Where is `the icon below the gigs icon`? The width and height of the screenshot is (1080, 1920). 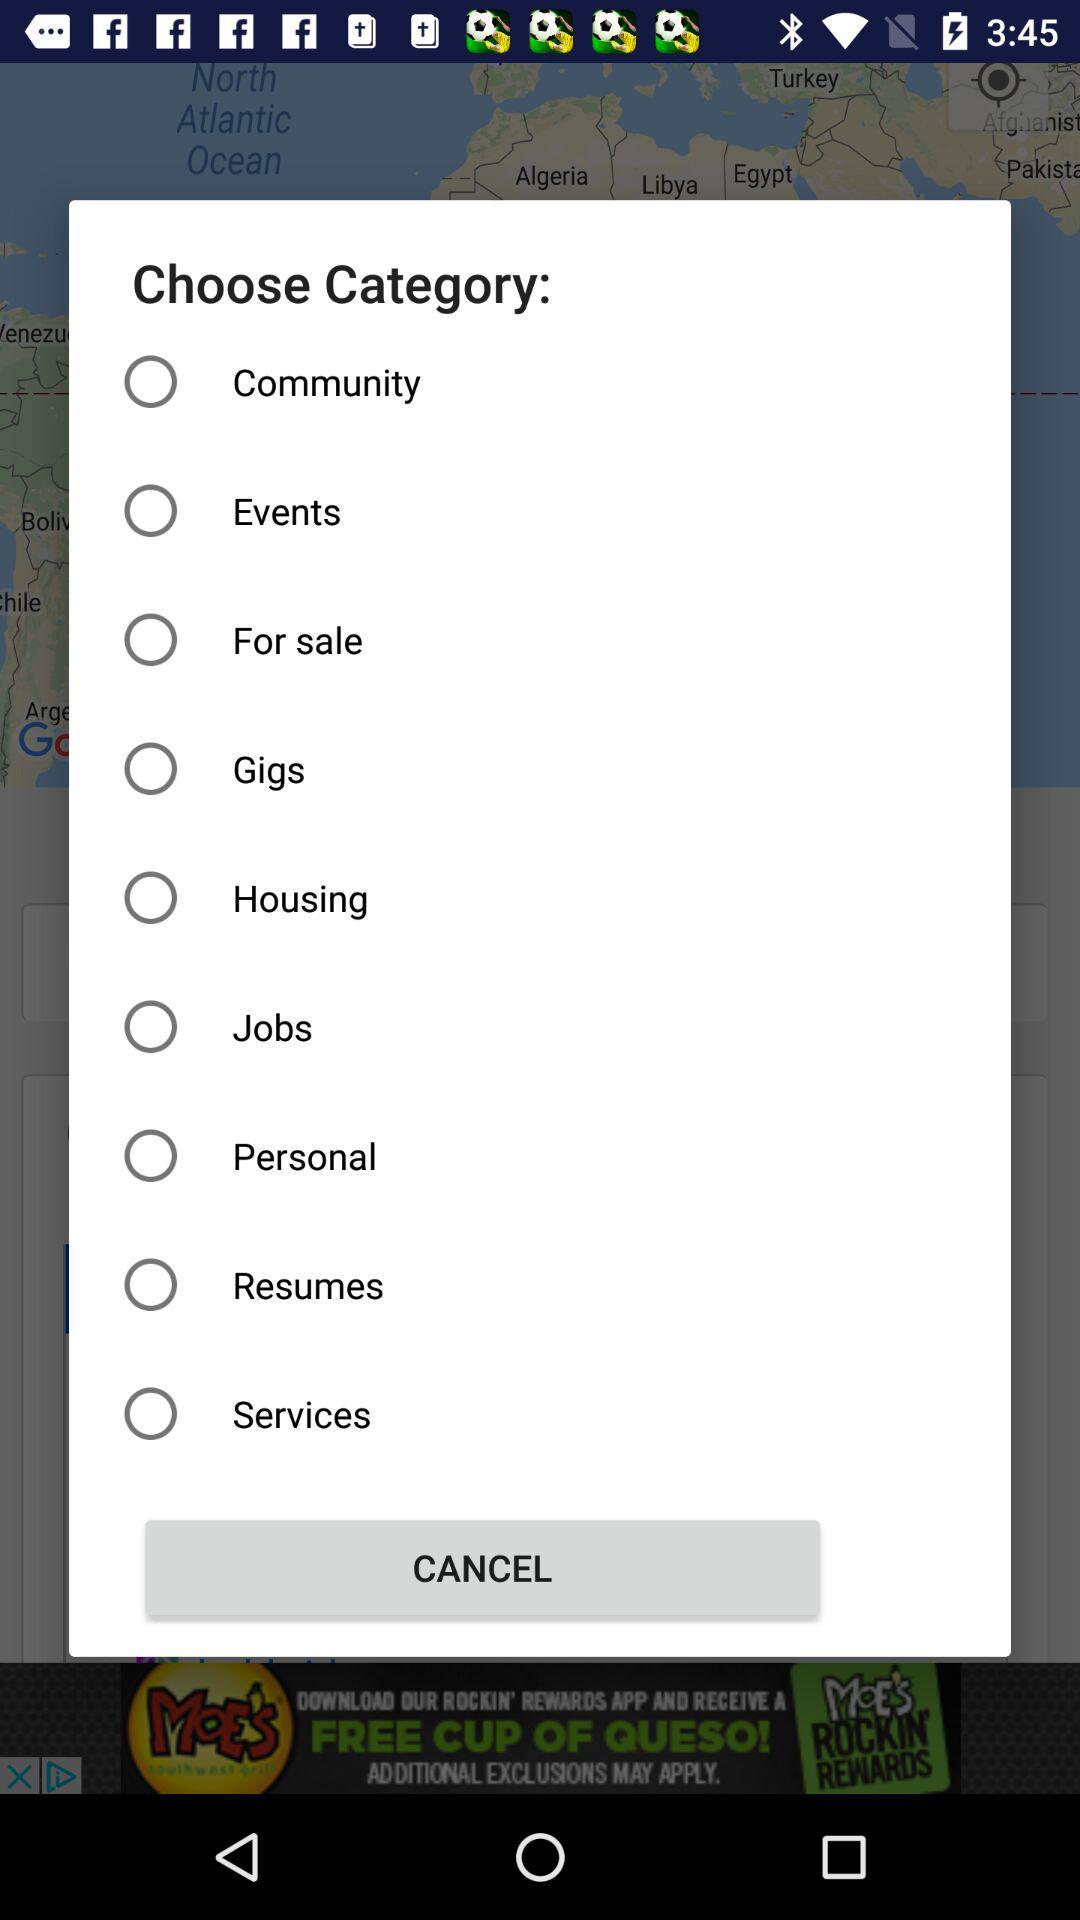
the icon below the gigs icon is located at coordinates (482, 896).